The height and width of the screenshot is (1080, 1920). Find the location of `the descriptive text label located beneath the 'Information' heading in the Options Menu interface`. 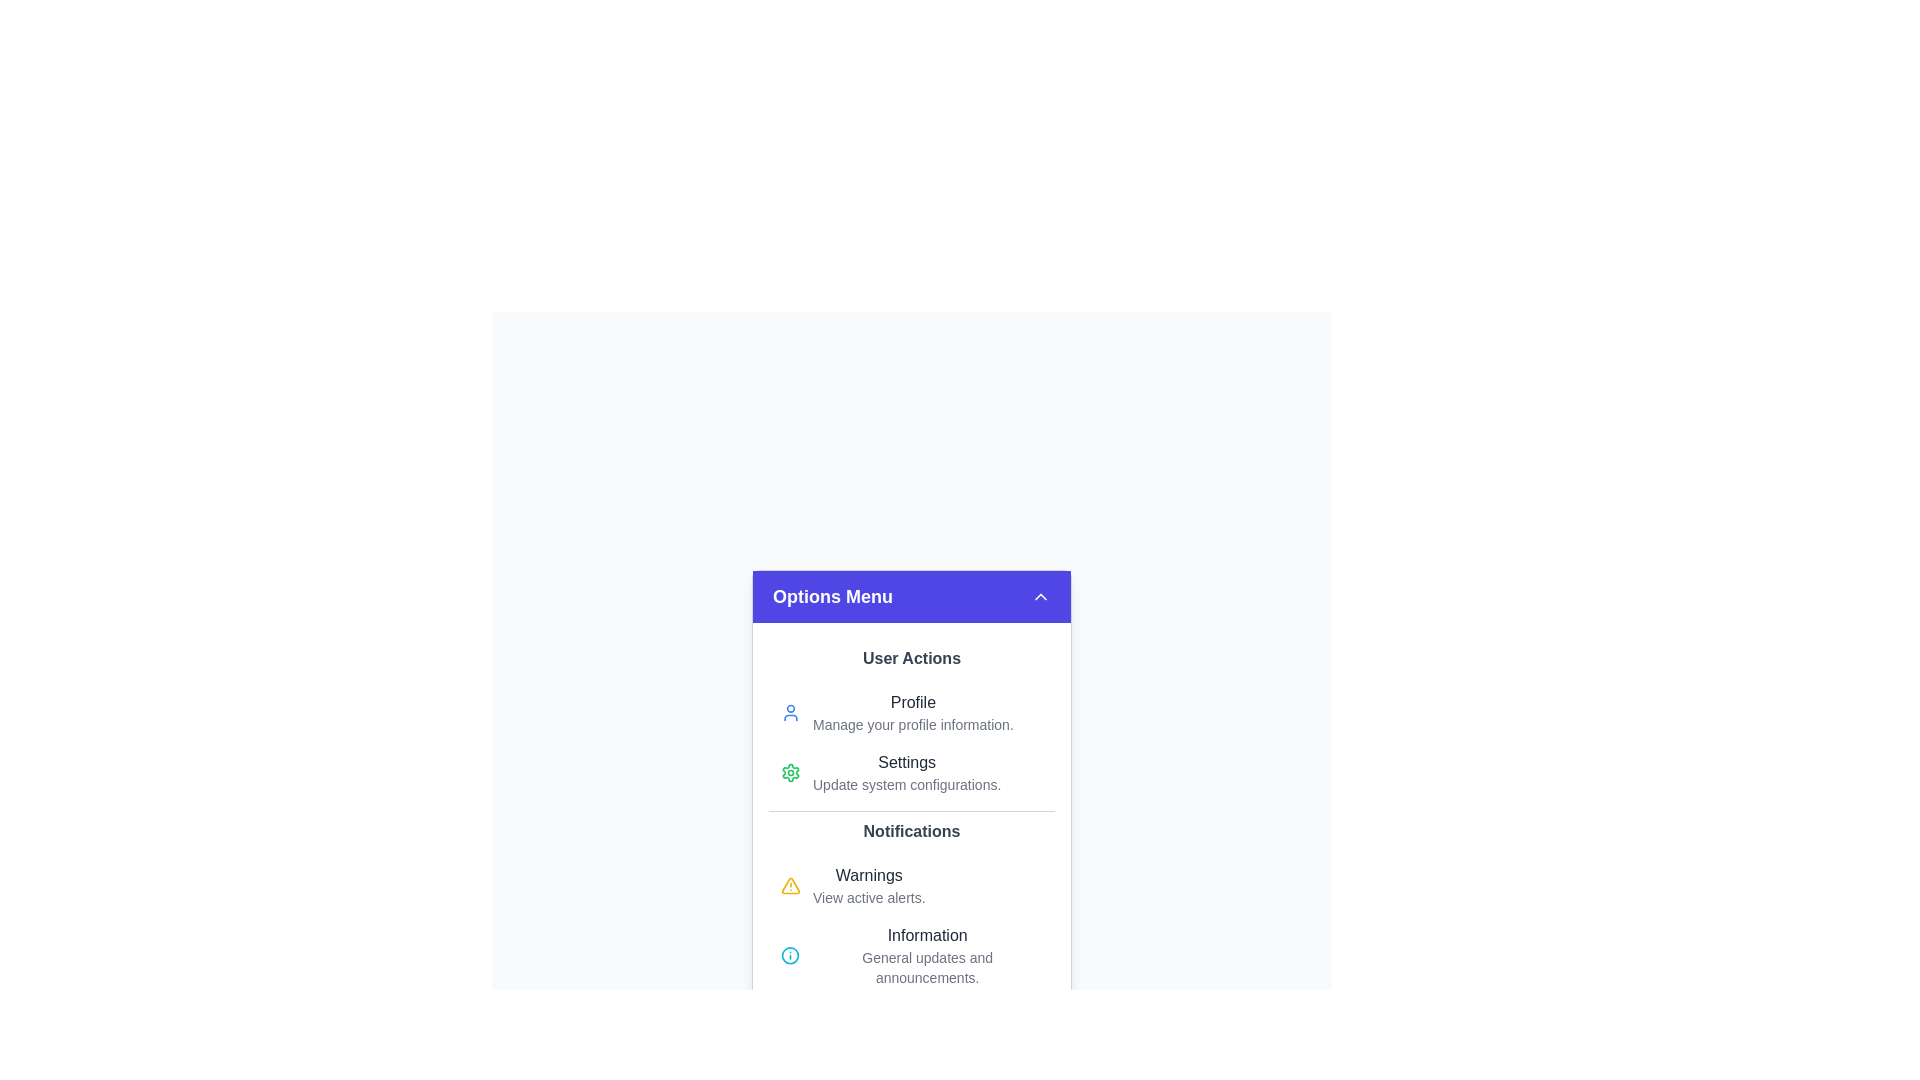

the descriptive text label located beneath the 'Information' heading in the Options Menu interface is located at coordinates (926, 967).